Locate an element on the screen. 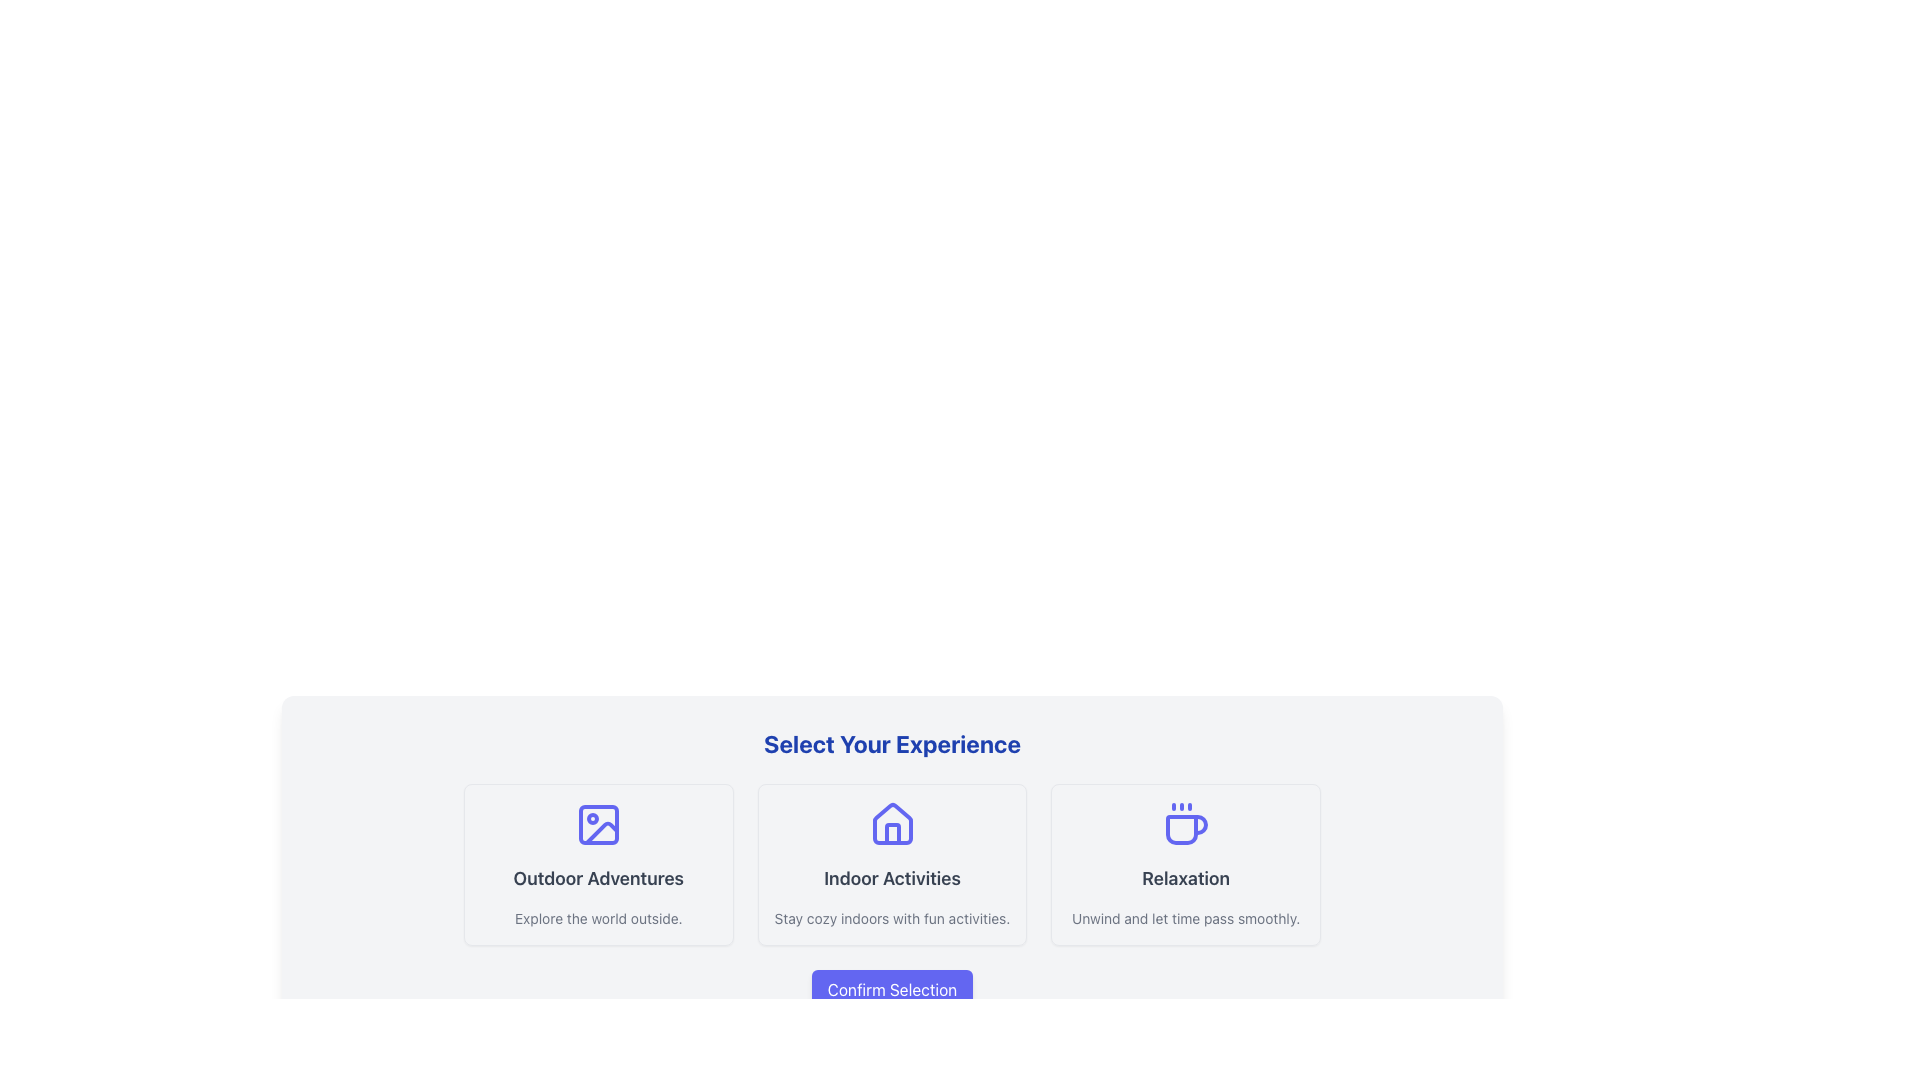 The image size is (1920, 1080). the coffee cup icon with three steam lines above it, which is associated with the 'Relaxation' option in the selection interface is located at coordinates (1186, 825).